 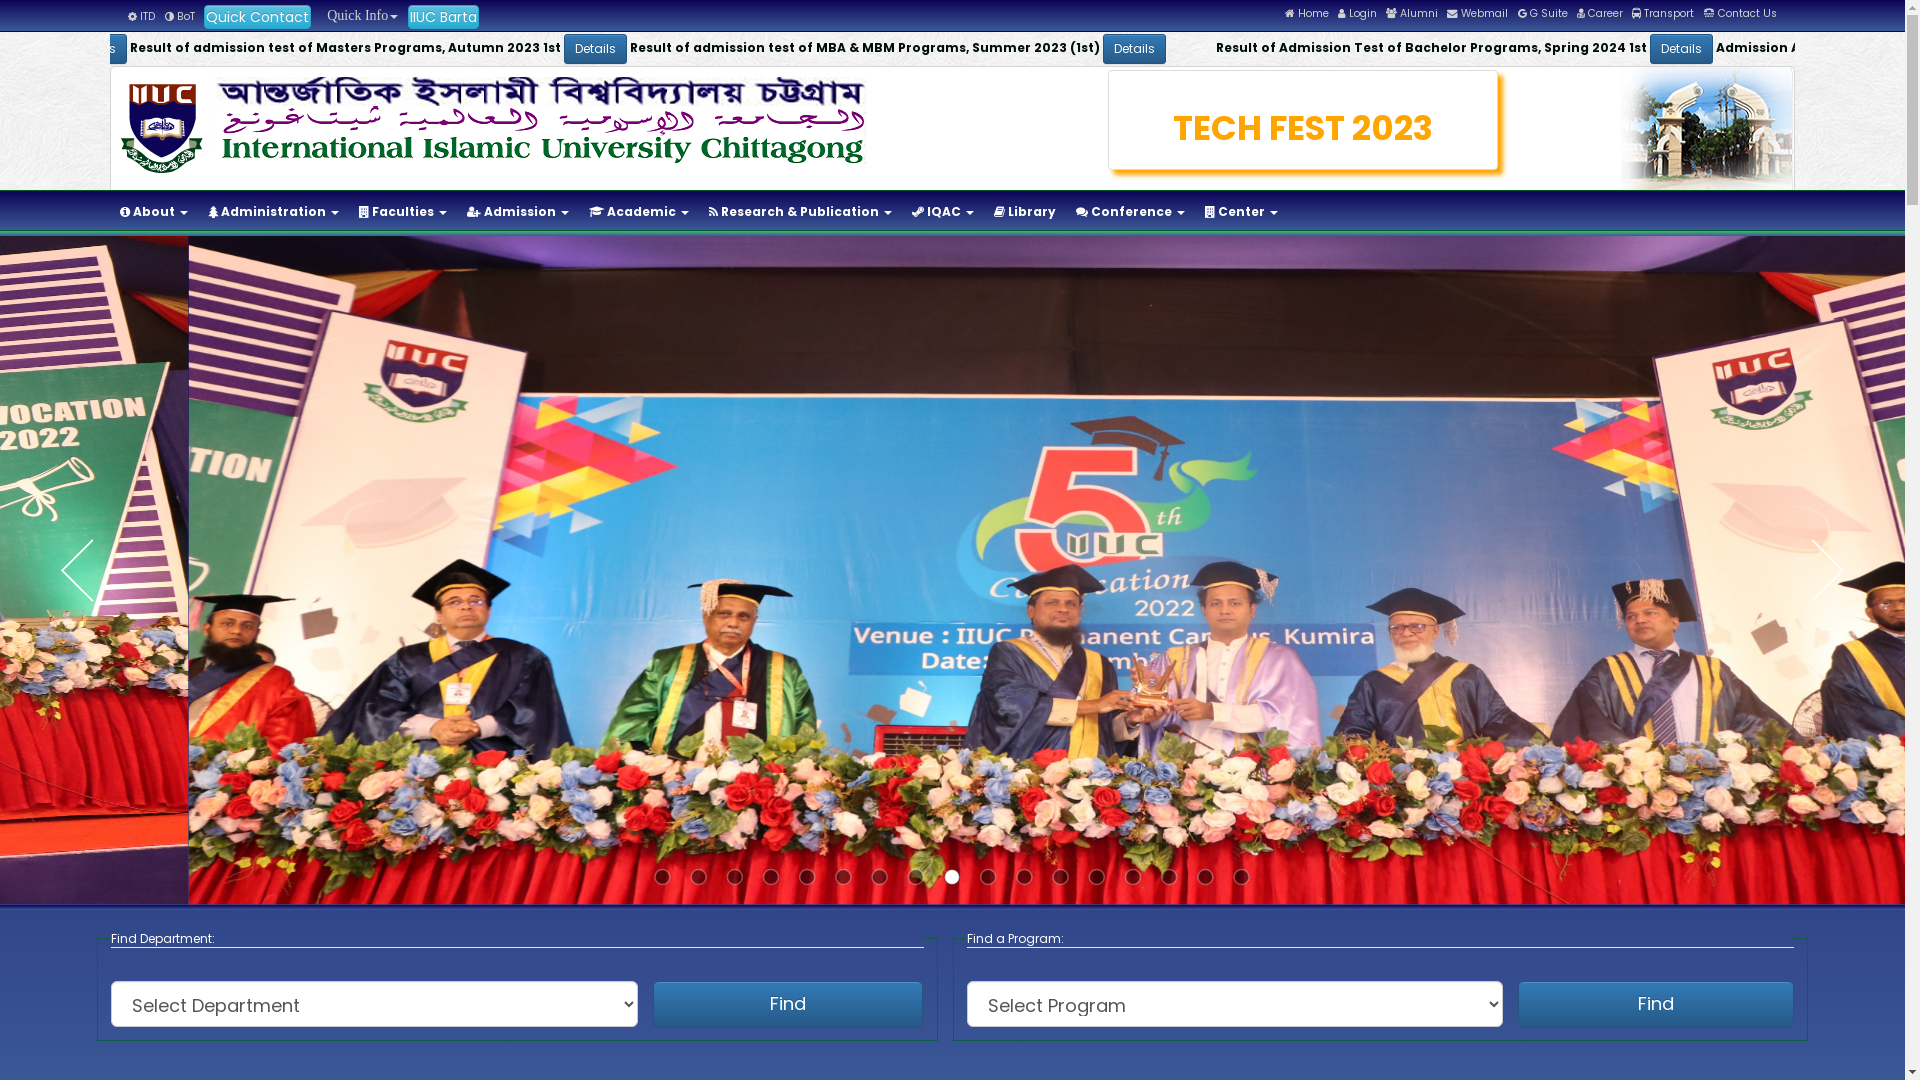 What do you see at coordinates (407, 16) in the screenshot?
I see `'IIUC Barta'` at bounding box center [407, 16].